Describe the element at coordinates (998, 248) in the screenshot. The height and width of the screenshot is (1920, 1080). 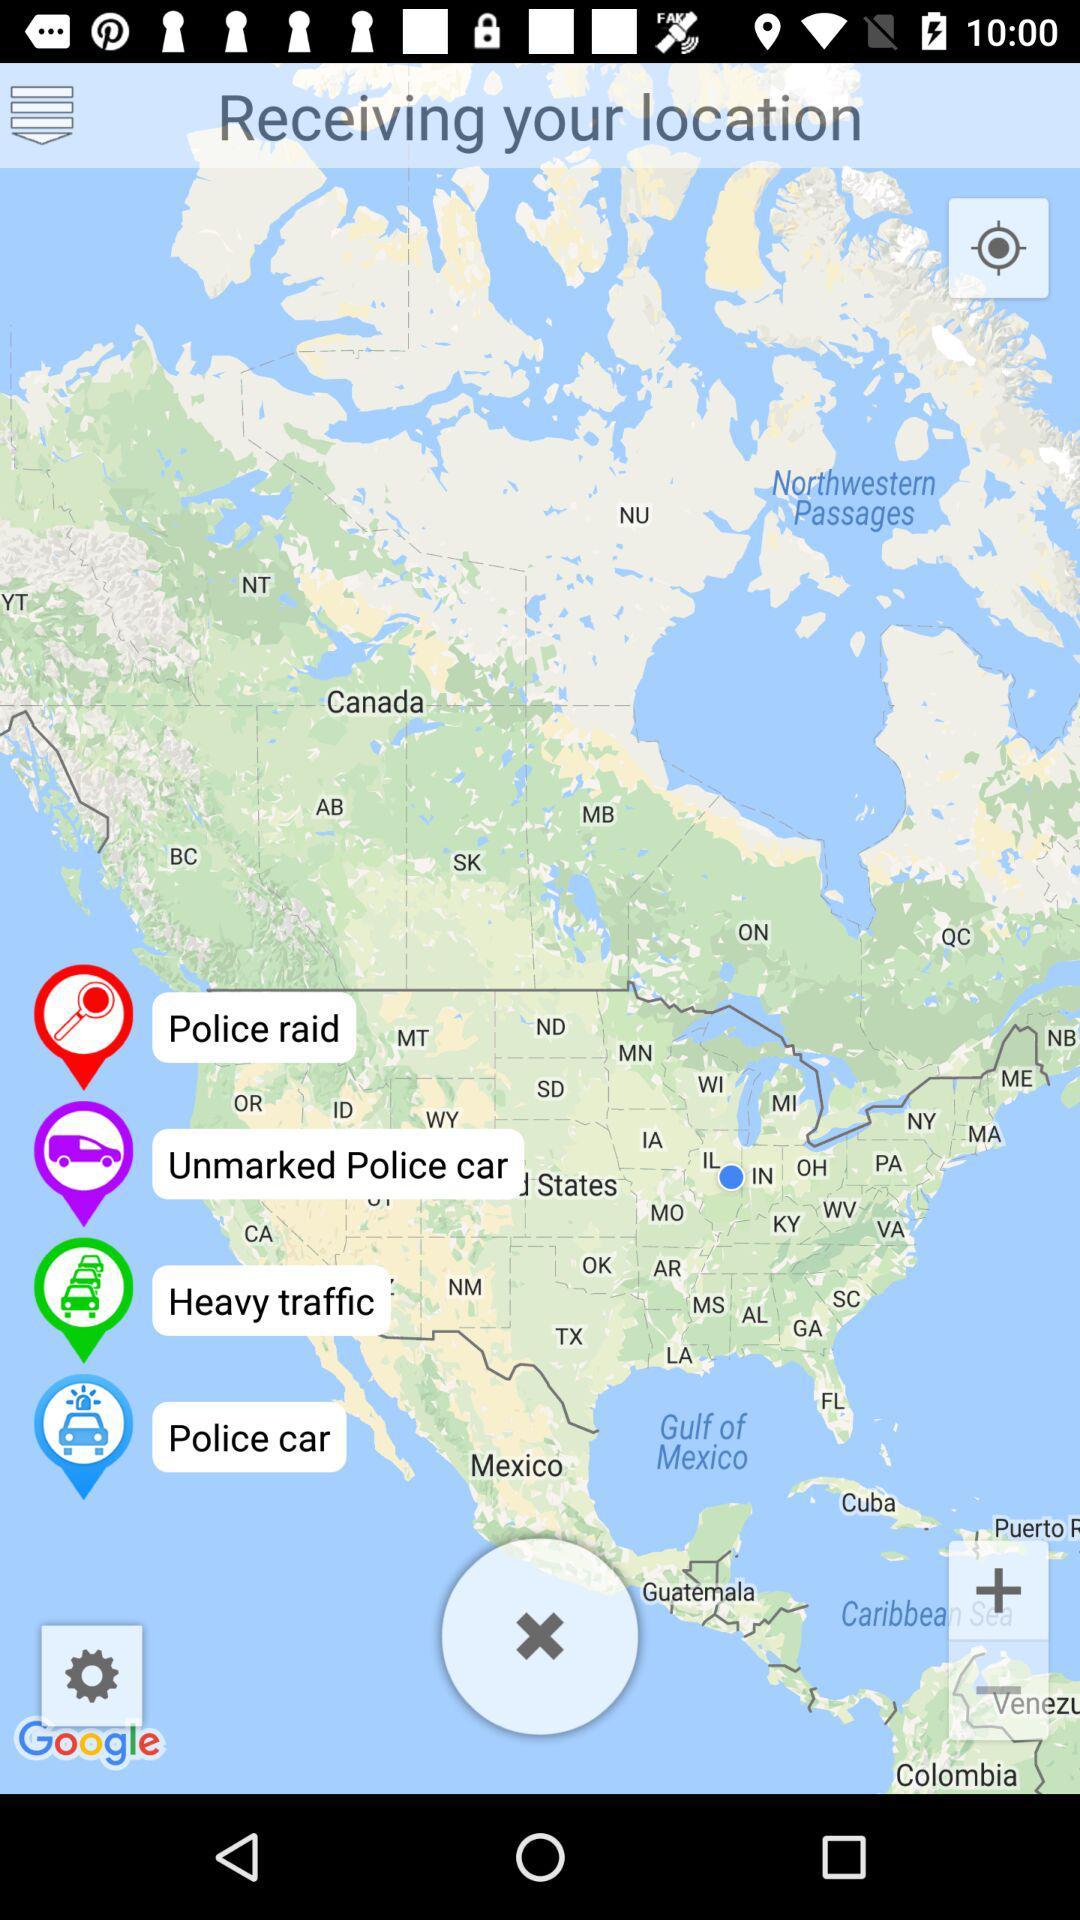
I see `the location_crosshair icon` at that location.